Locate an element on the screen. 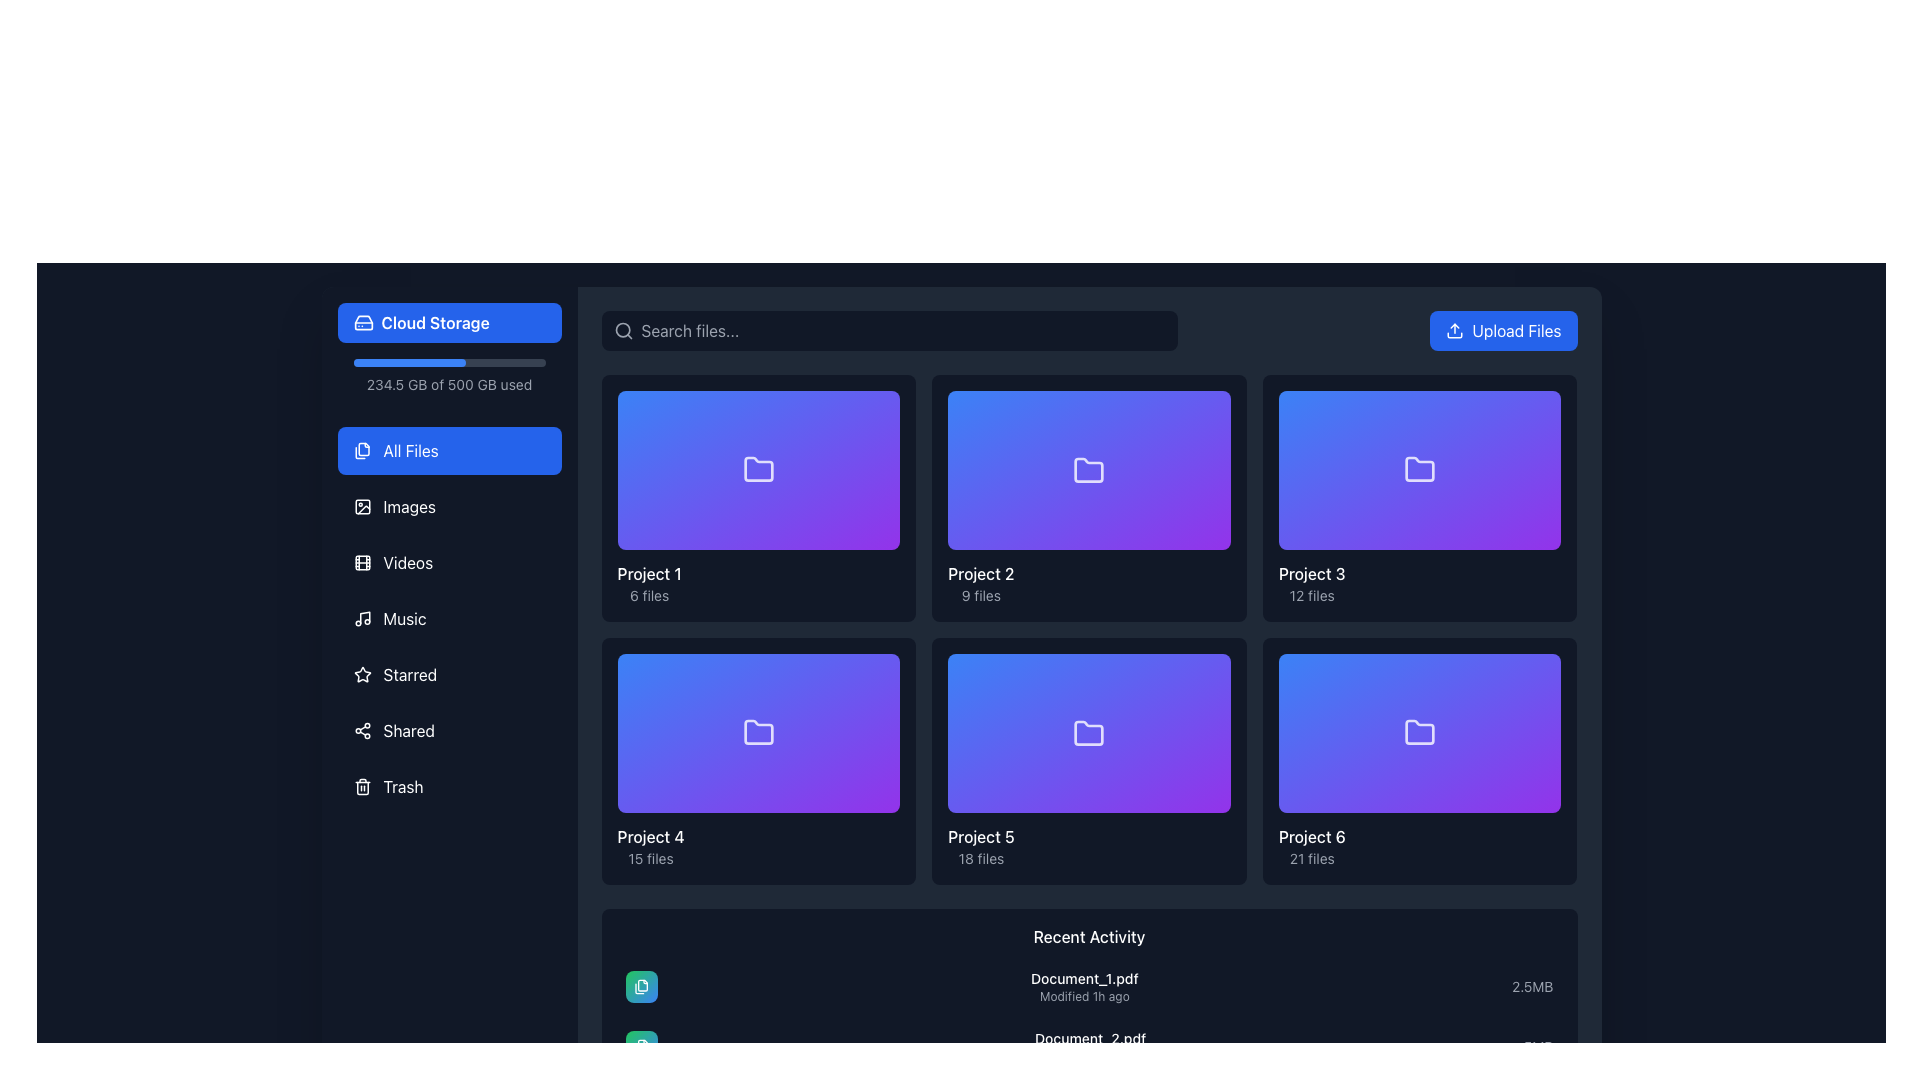  the 'Starred' navigation button, which is the sixth item in the vertical menu is located at coordinates (448, 675).